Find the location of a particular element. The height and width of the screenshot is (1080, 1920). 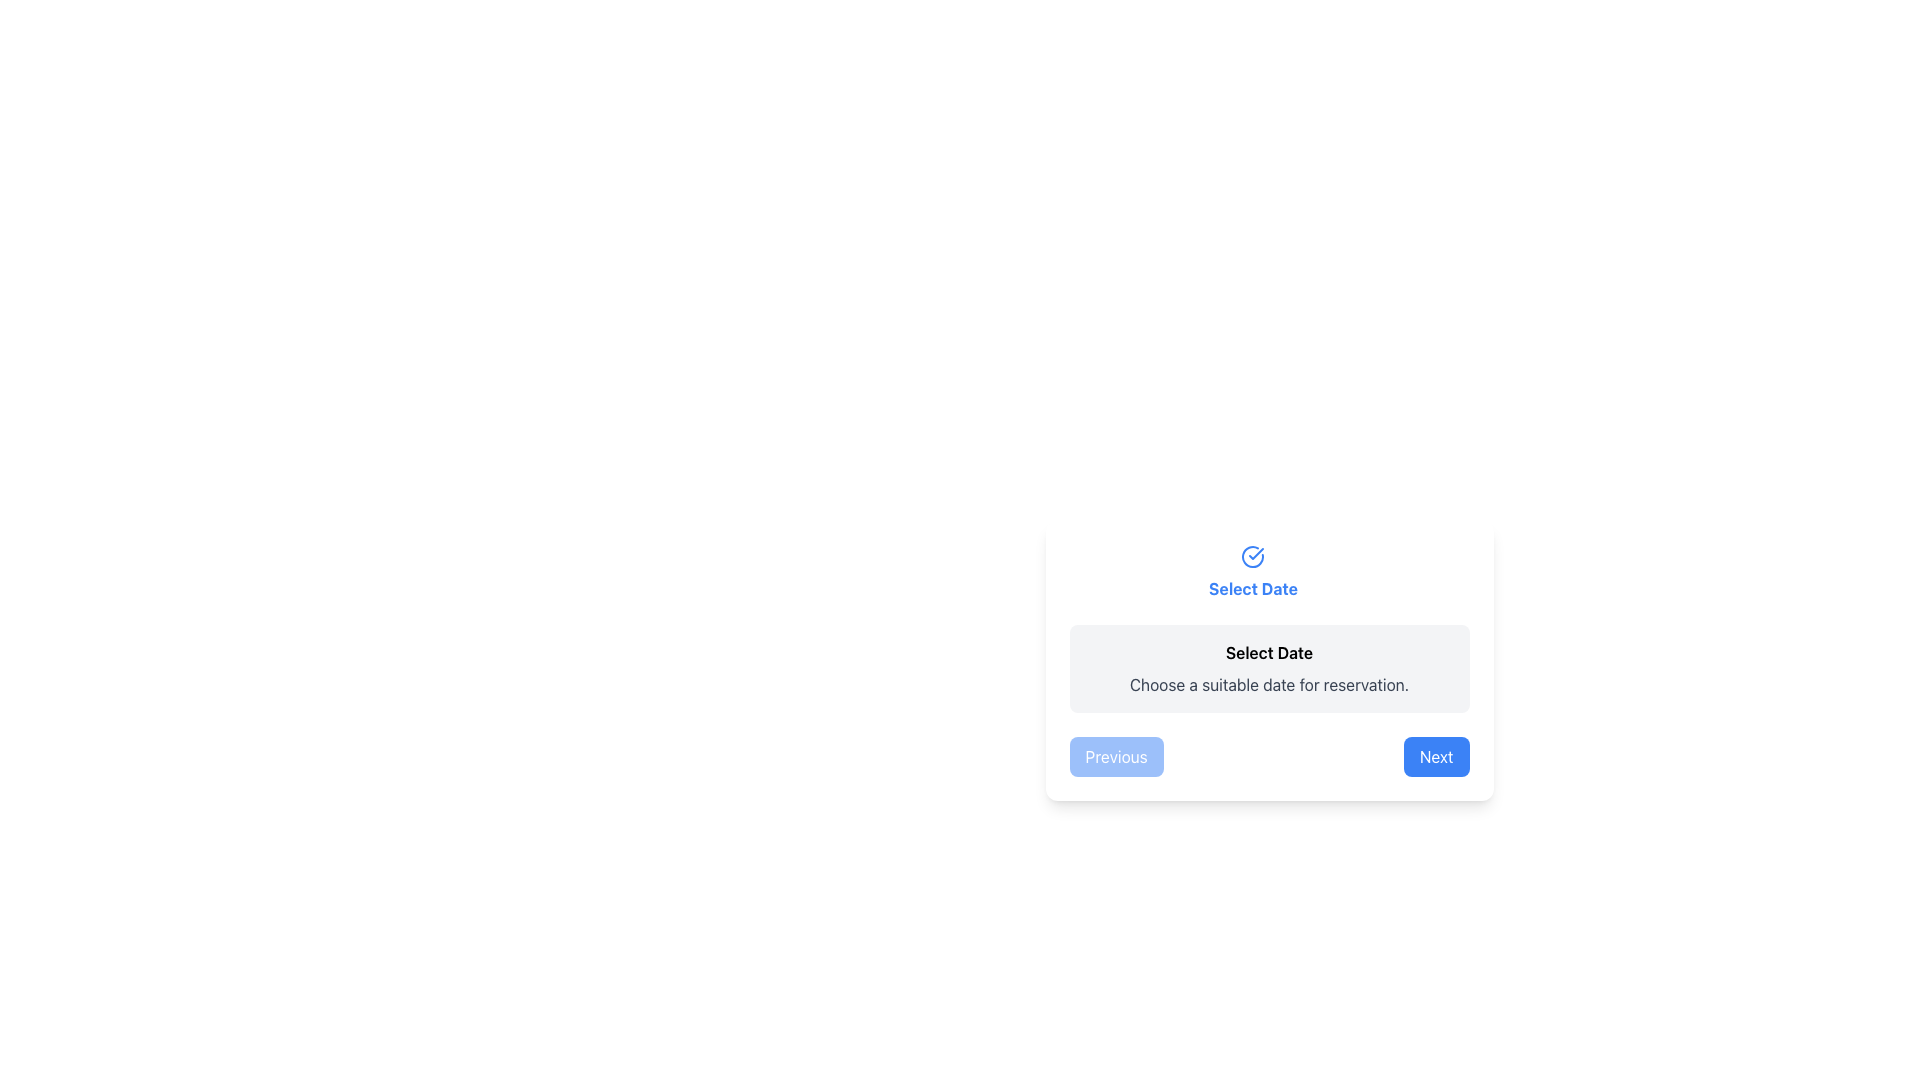

the Text Label that provides guidance for selecting a date for a reservation, positioned beneath the title 'Select Date' is located at coordinates (1268, 684).